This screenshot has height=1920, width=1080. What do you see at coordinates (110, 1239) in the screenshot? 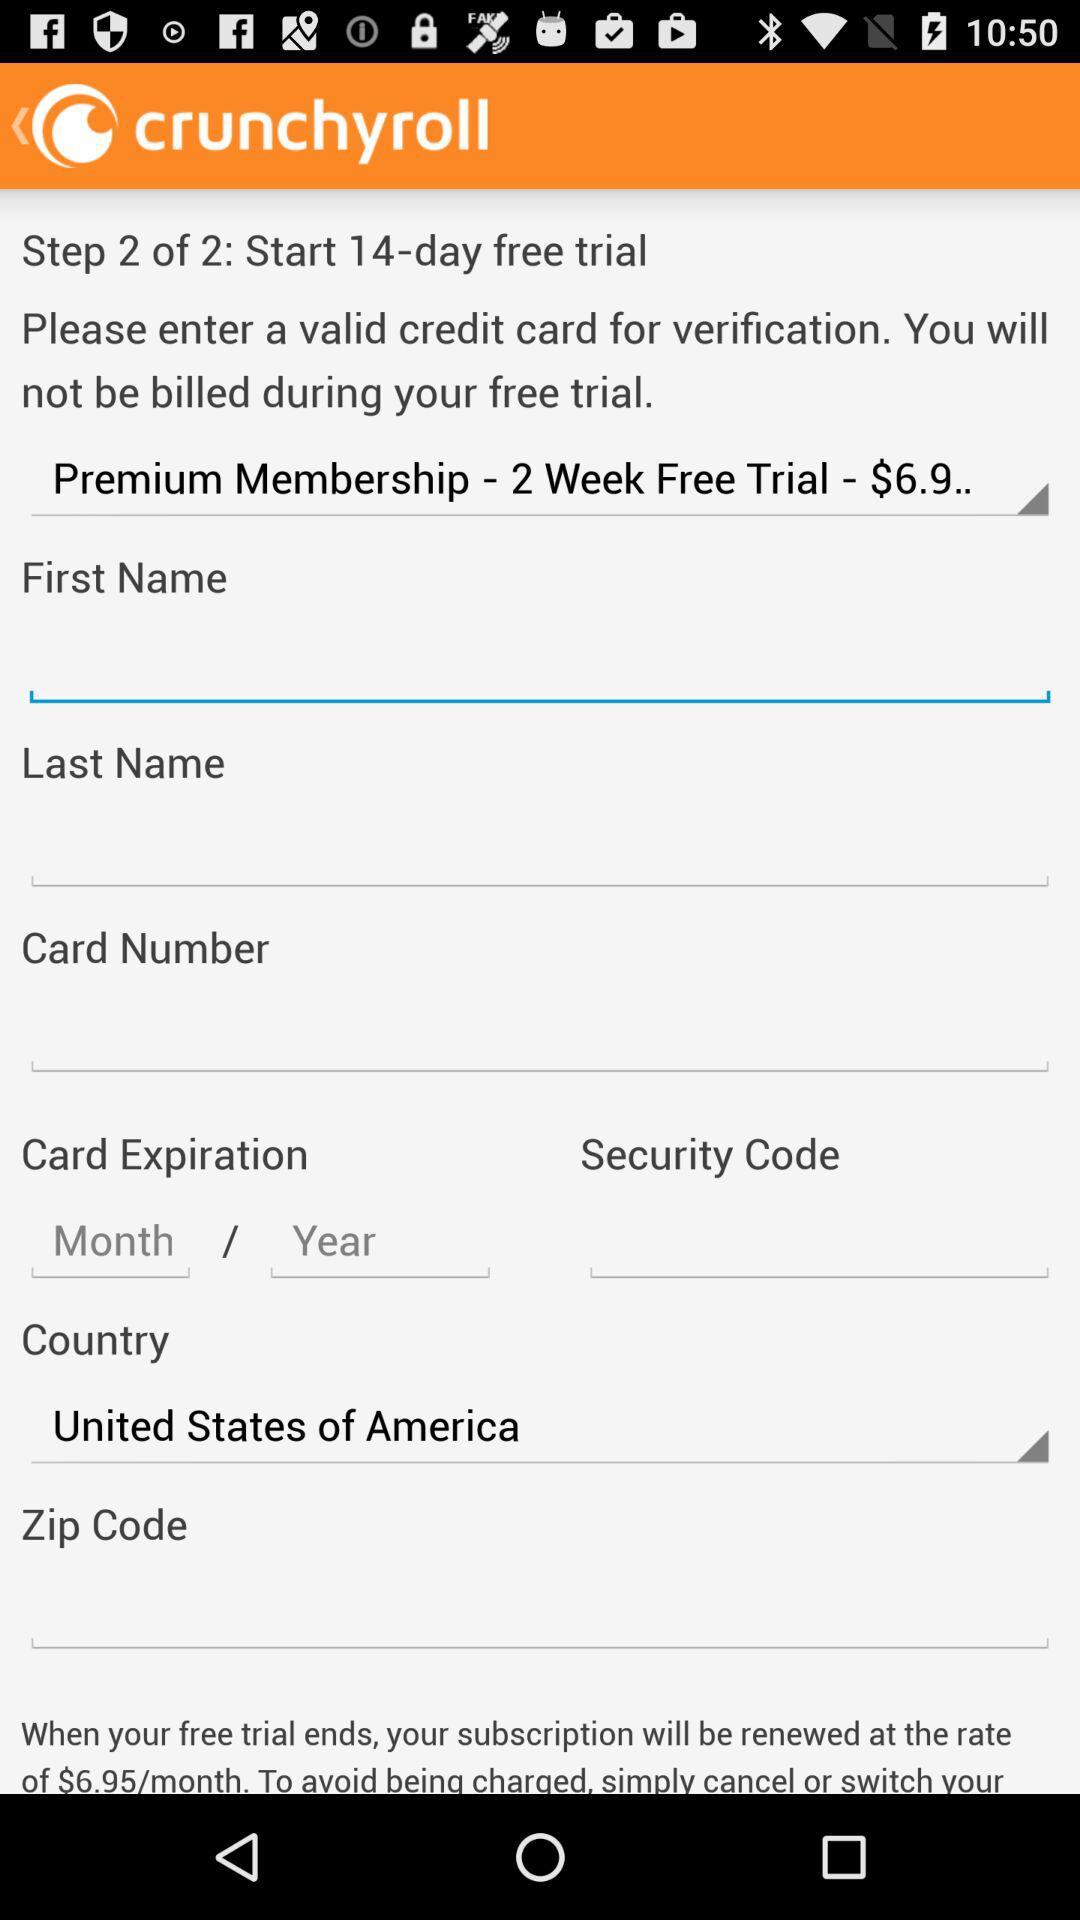
I see `adress` at bounding box center [110, 1239].